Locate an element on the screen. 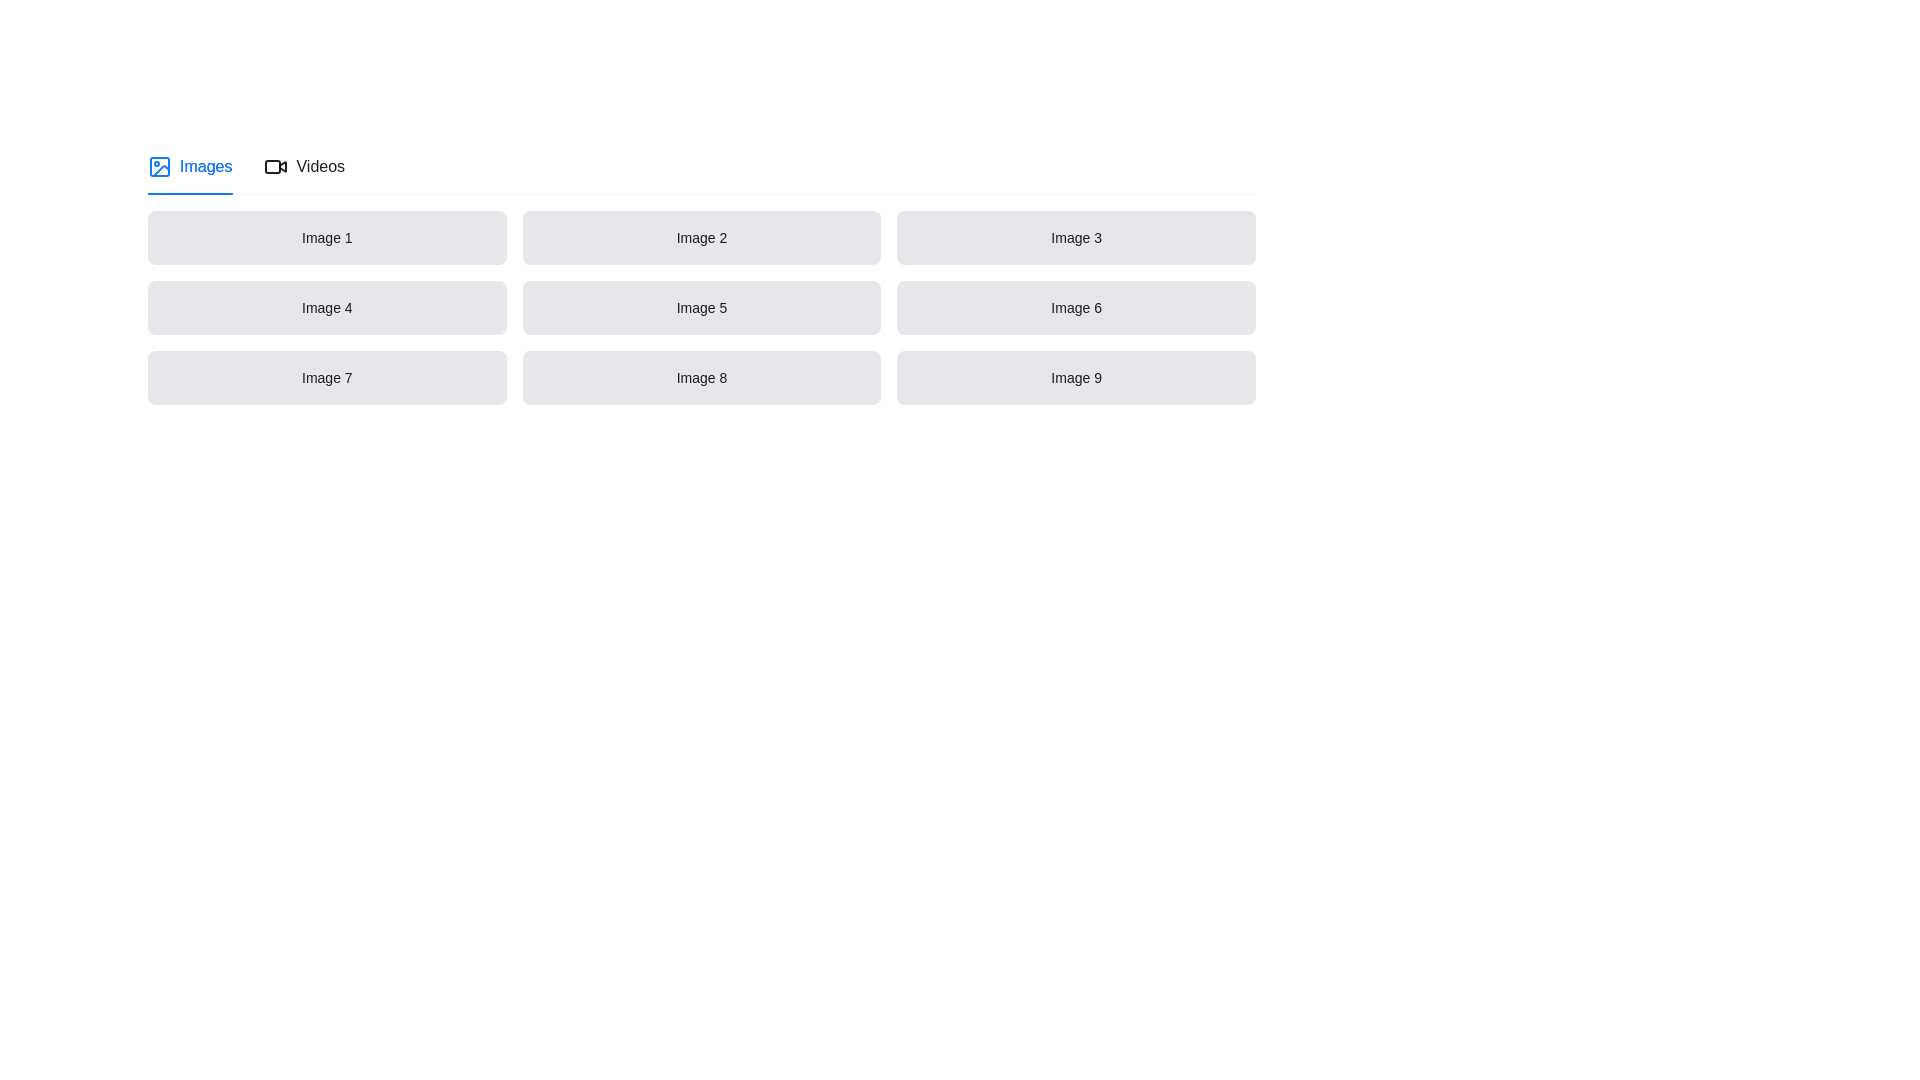  the rounded square SVG vector graphic icon representing the 'Images' section is located at coordinates (158, 164).